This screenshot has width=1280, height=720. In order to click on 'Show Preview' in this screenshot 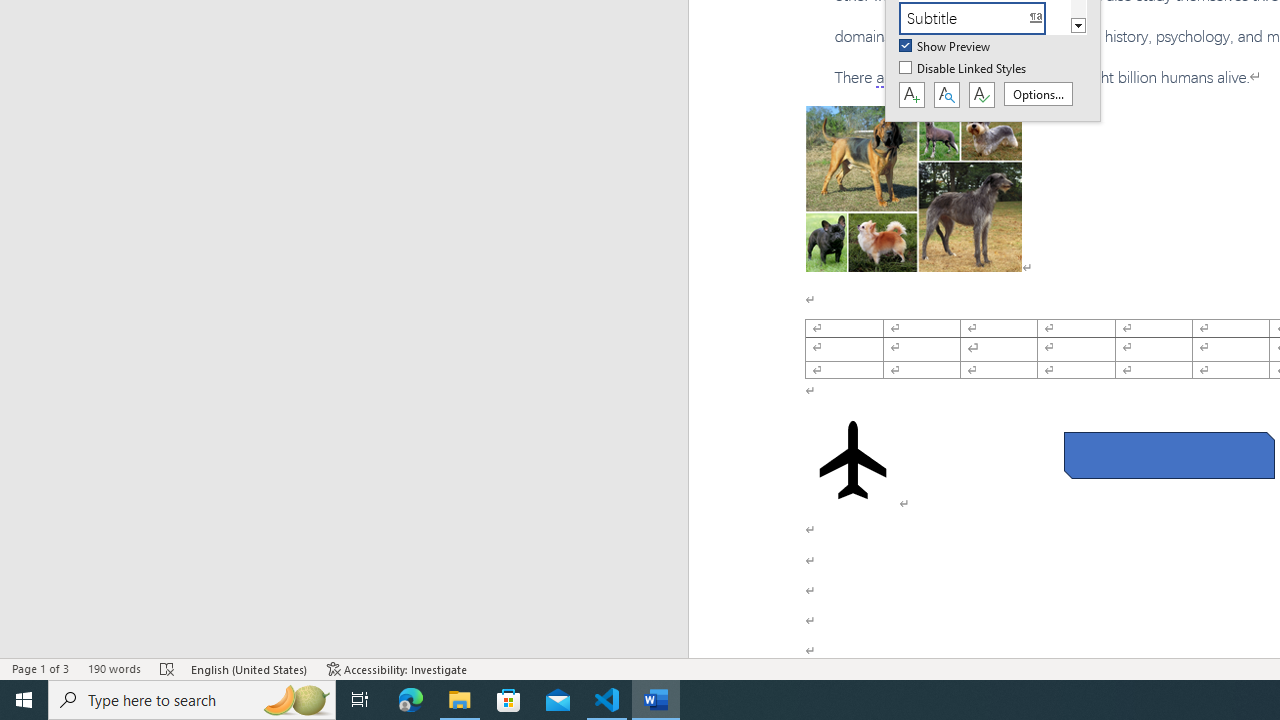, I will do `click(945, 46)`.